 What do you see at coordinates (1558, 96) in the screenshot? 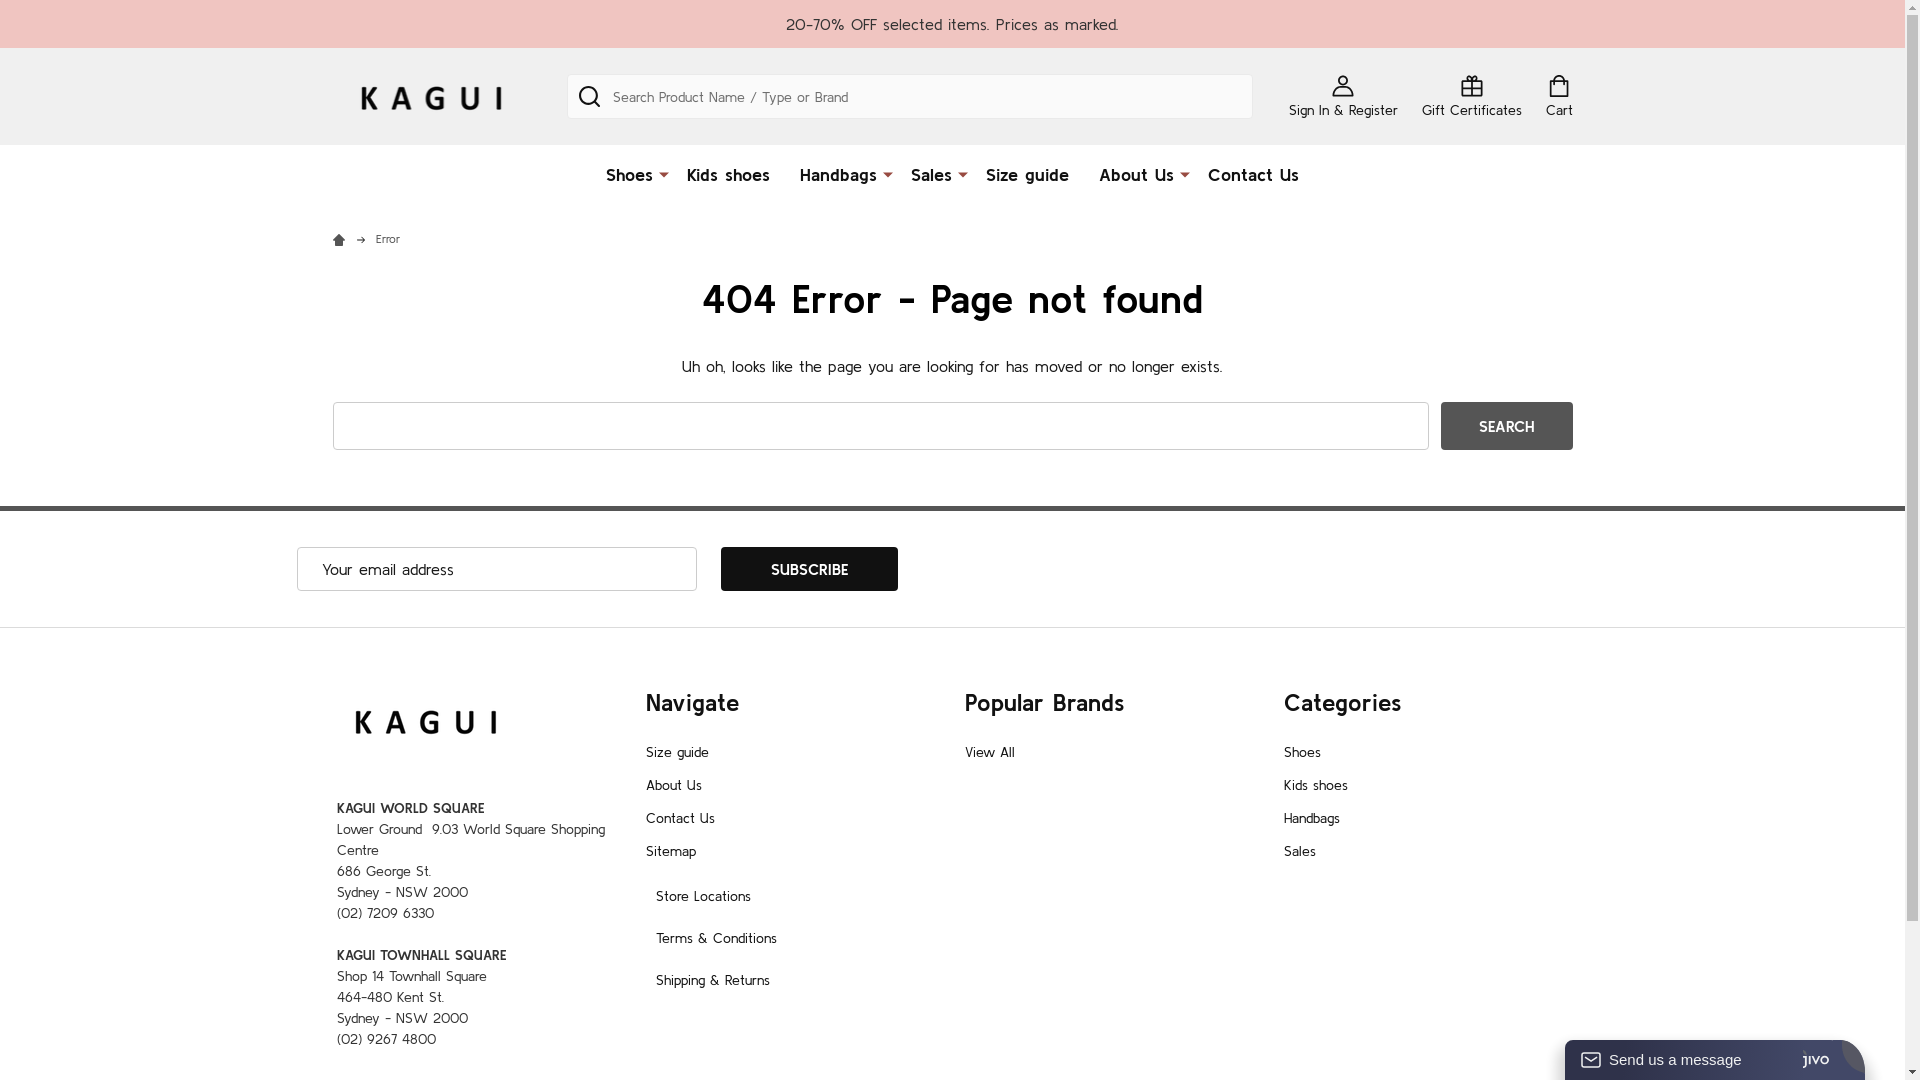
I see `'Cart'` at bounding box center [1558, 96].